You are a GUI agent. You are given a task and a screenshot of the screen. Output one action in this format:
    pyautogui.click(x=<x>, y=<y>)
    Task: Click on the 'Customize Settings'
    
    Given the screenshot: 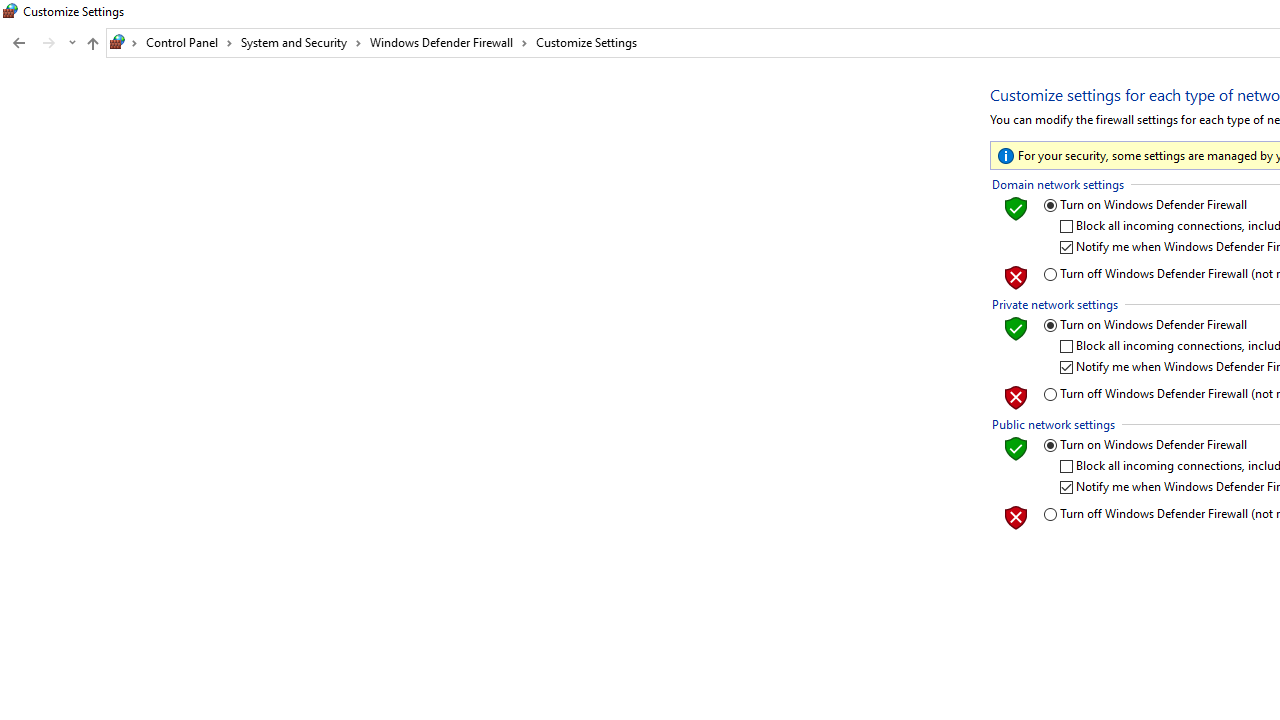 What is the action you would take?
    pyautogui.click(x=585, y=42)
    